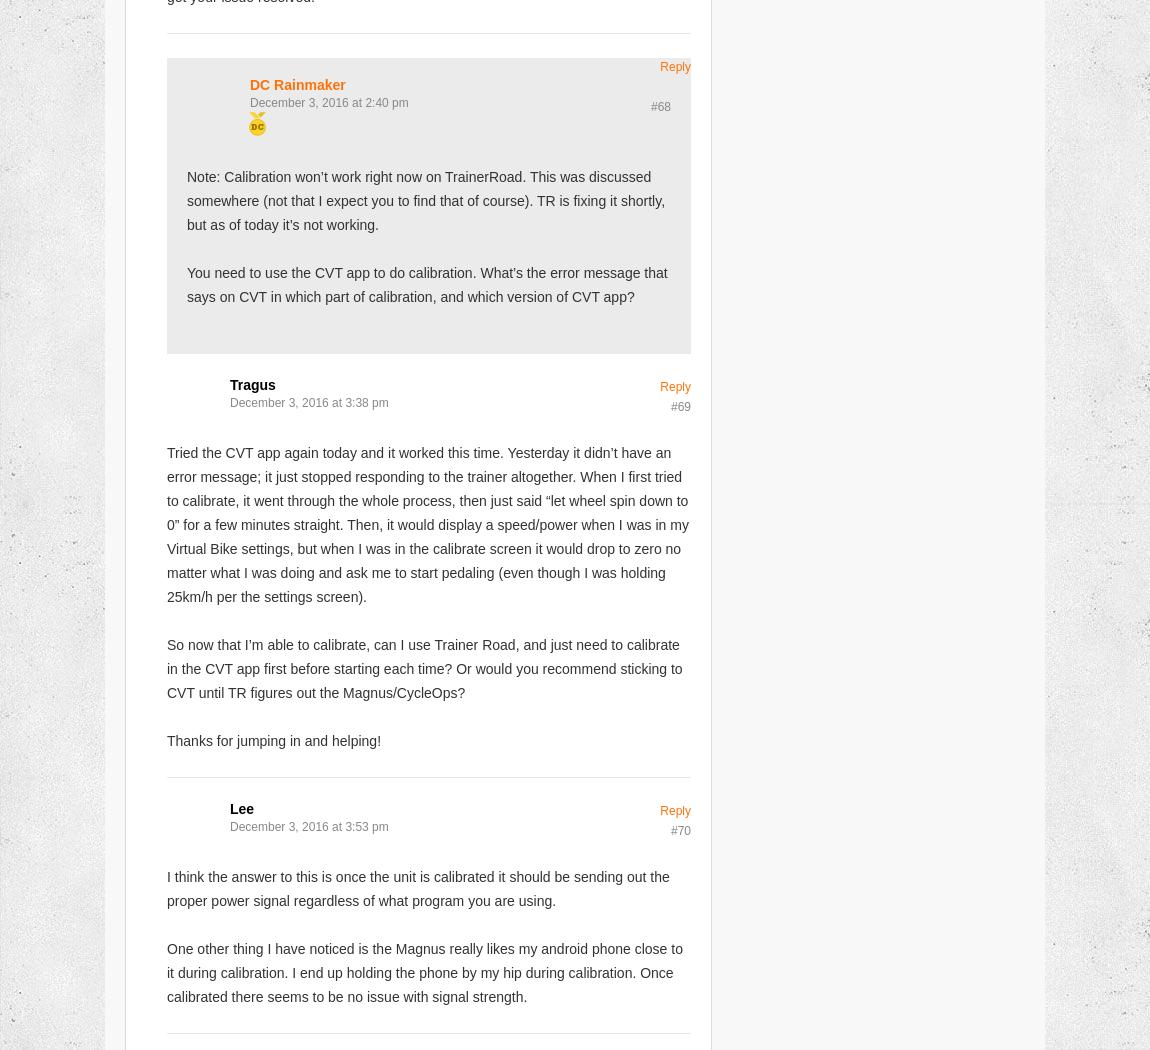 Image resolution: width=1150 pixels, height=1050 pixels. Describe the element at coordinates (165, 739) in the screenshot. I see `'Thanks for jumping in and helping!'` at that location.